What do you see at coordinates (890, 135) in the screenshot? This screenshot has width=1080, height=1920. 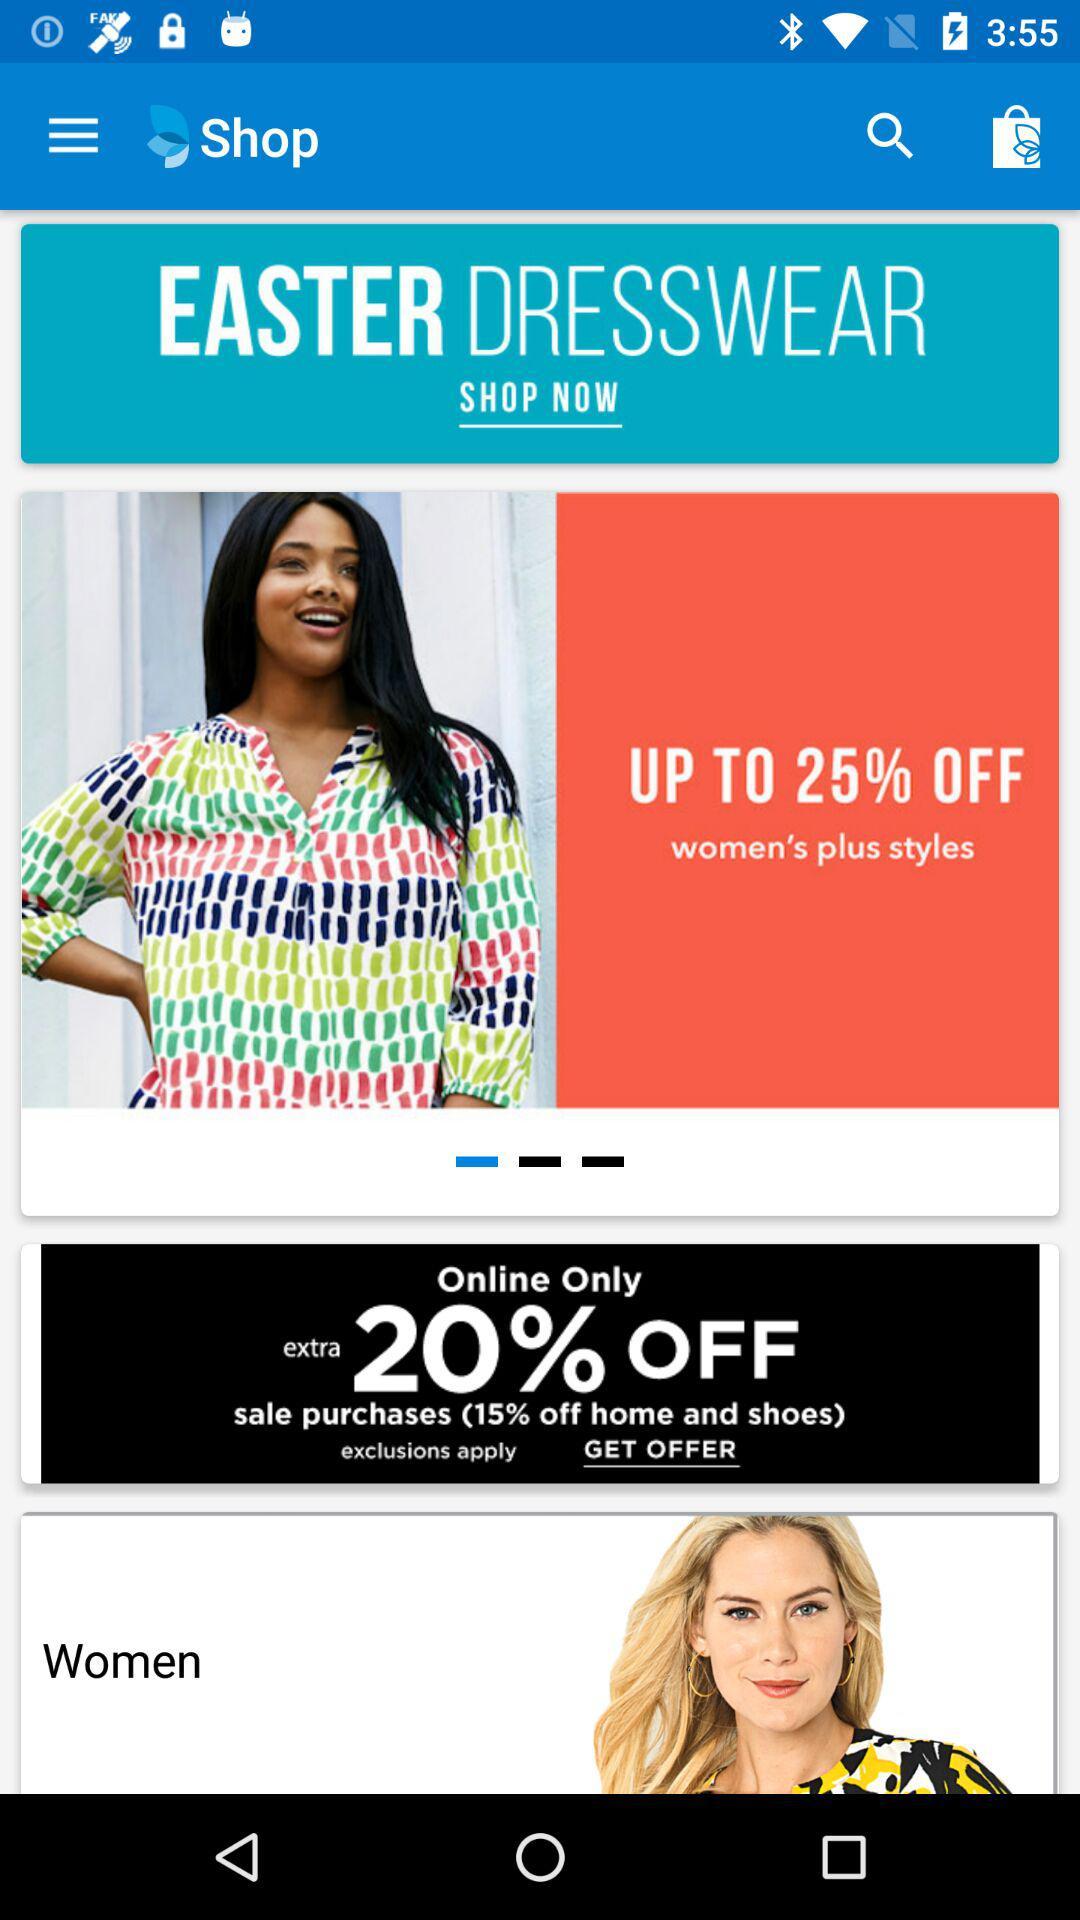 I see `the app next to shop item` at bounding box center [890, 135].